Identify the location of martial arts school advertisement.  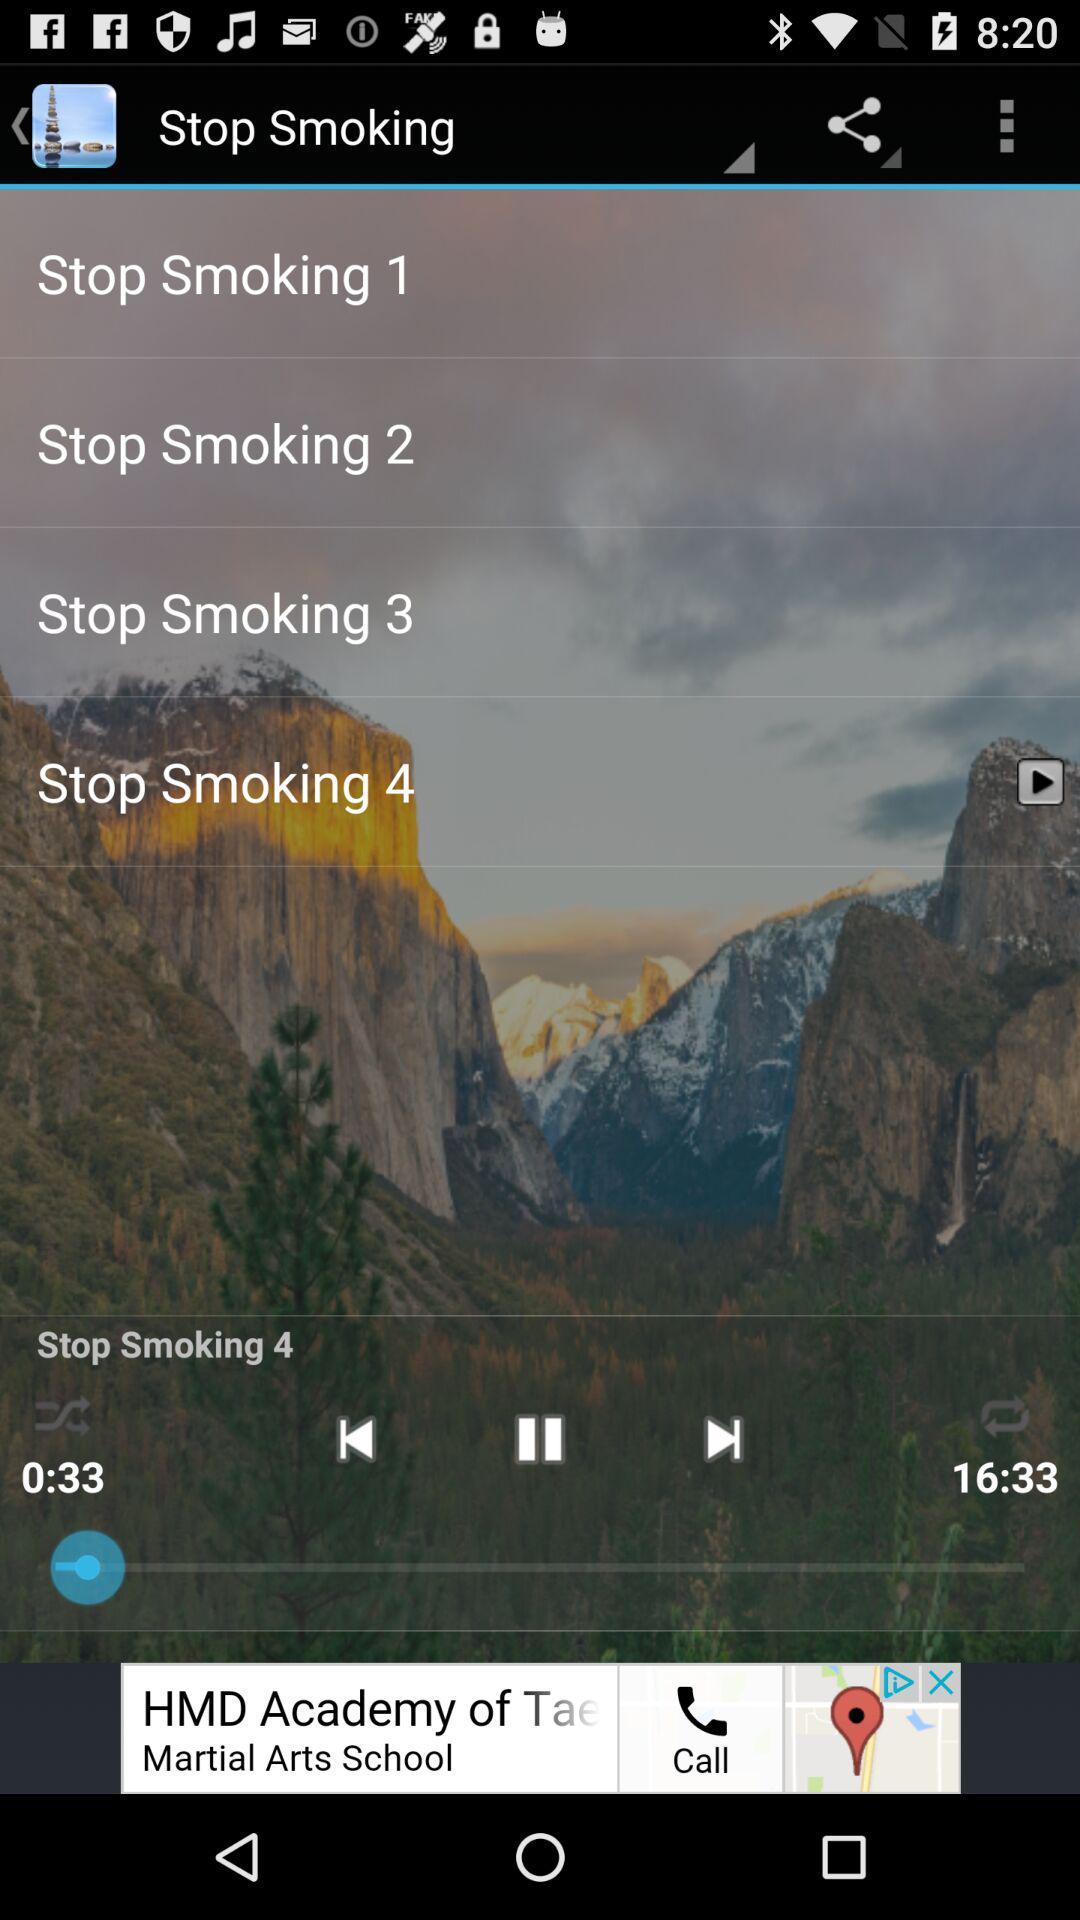
(540, 1727).